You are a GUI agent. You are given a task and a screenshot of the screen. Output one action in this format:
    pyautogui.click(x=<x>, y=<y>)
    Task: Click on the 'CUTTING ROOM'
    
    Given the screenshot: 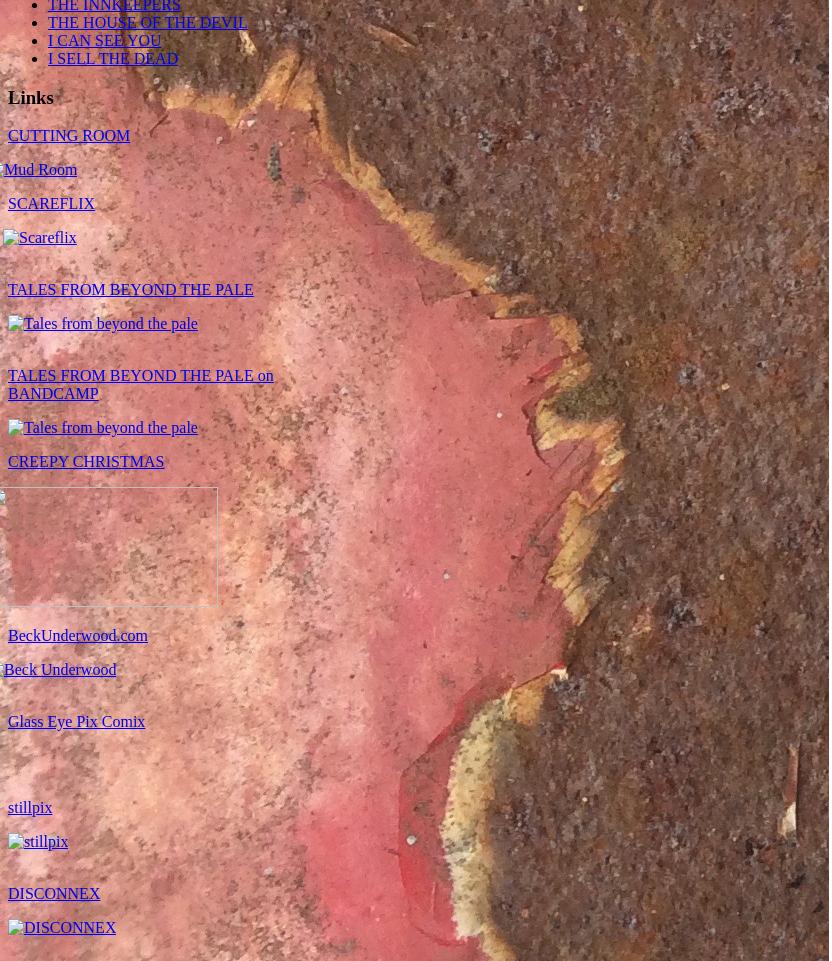 What is the action you would take?
    pyautogui.click(x=7, y=134)
    